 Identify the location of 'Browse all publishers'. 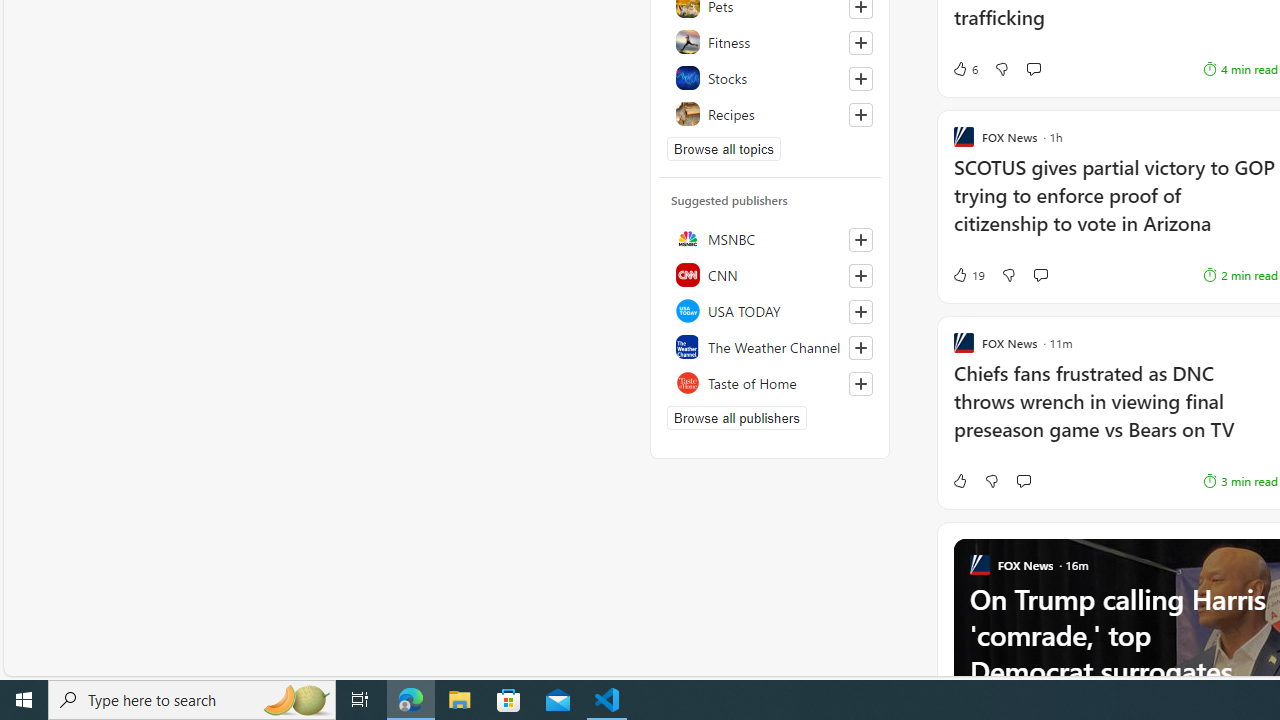
(735, 416).